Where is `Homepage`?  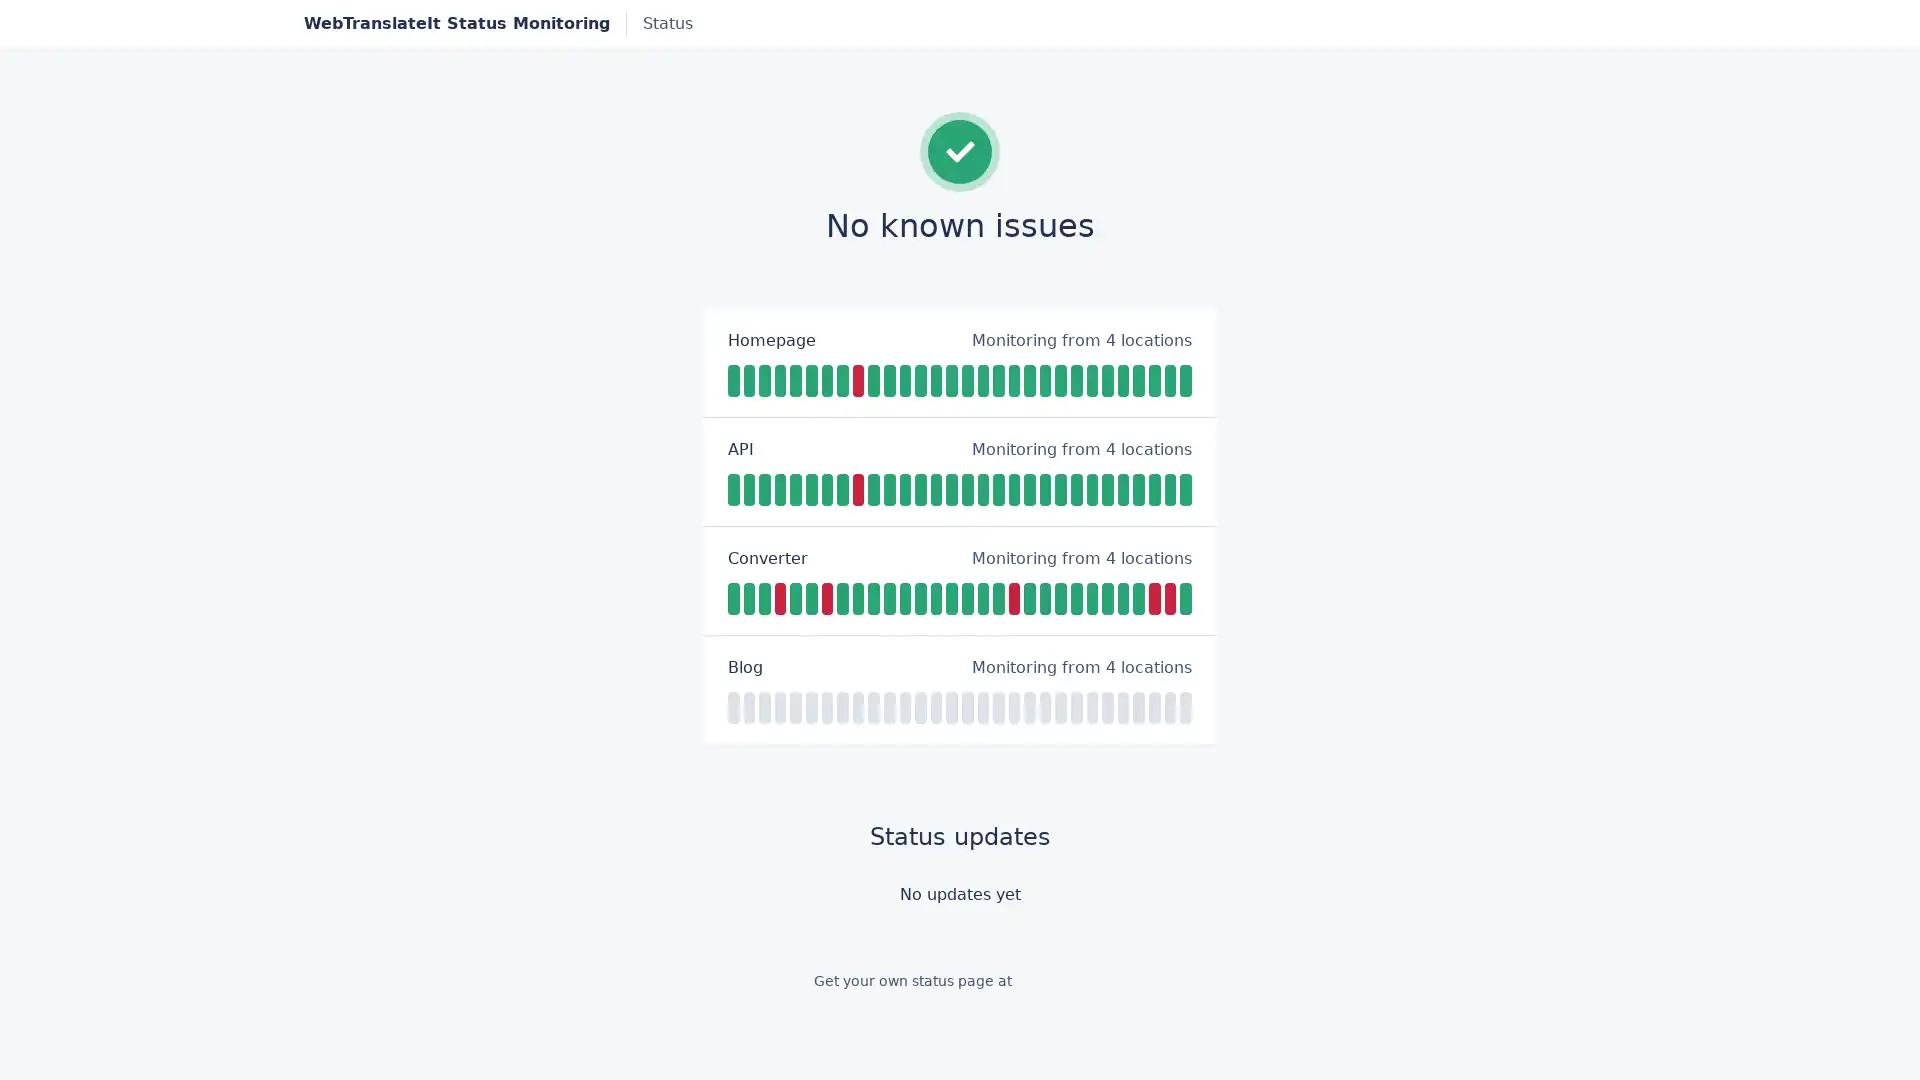 Homepage is located at coordinates (771, 338).